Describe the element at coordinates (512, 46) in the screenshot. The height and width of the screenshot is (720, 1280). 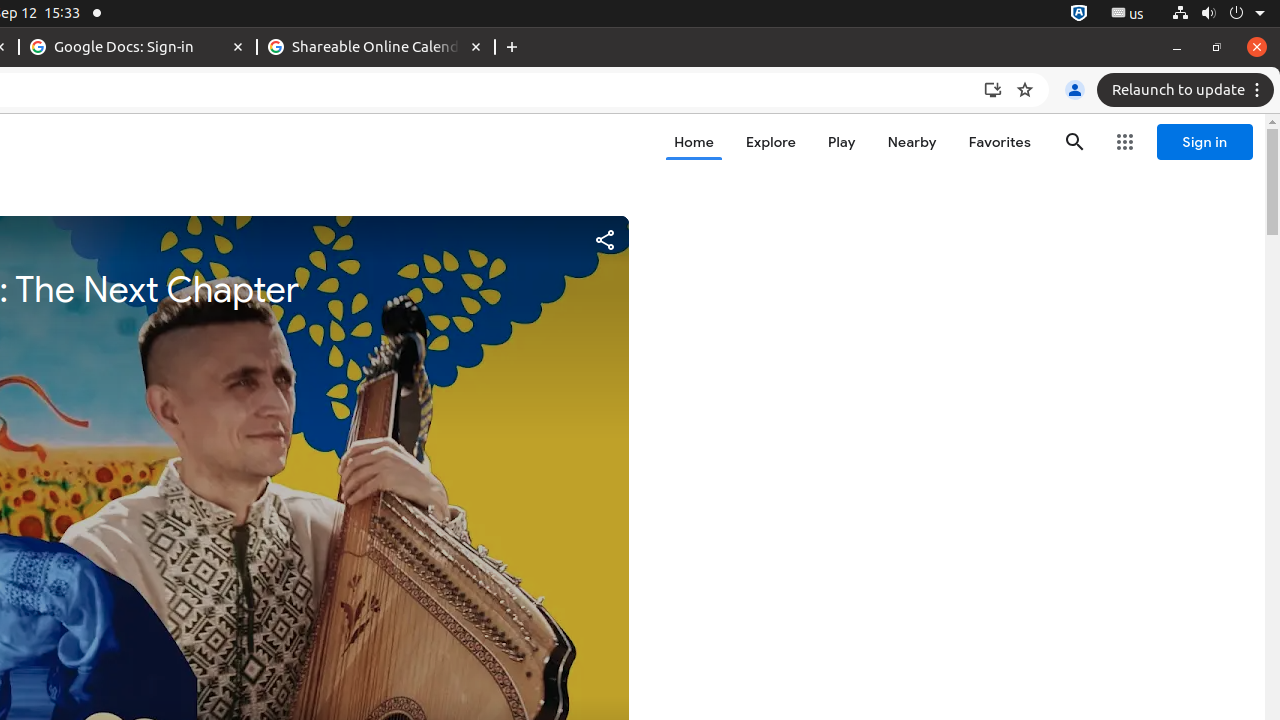
I see `'New Tab'` at that location.